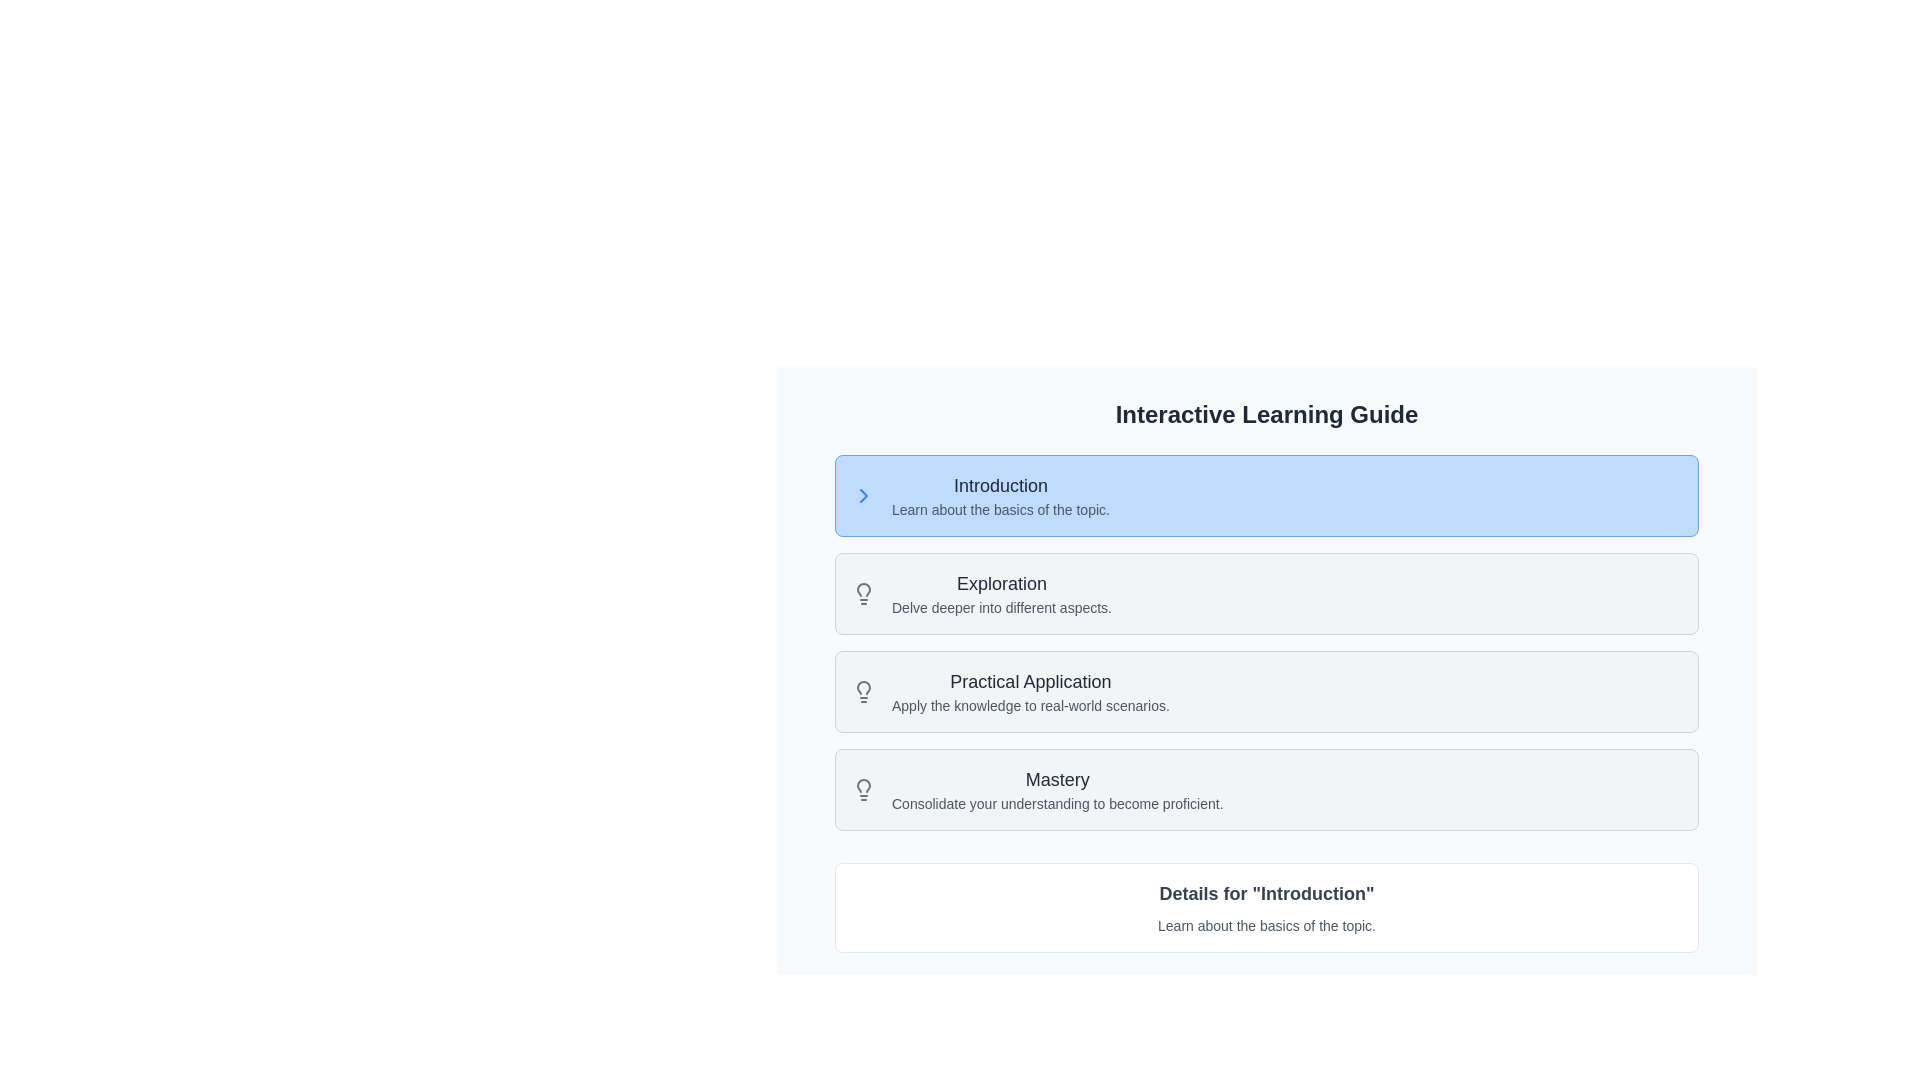 The width and height of the screenshot is (1920, 1080). What do you see at coordinates (1000, 508) in the screenshot?
I see `the text label displaying 'Learn about the basics of the topic.' which is styled in light gray and positioned below the 'Introduction' heading` at bounding box center [1000, 508].